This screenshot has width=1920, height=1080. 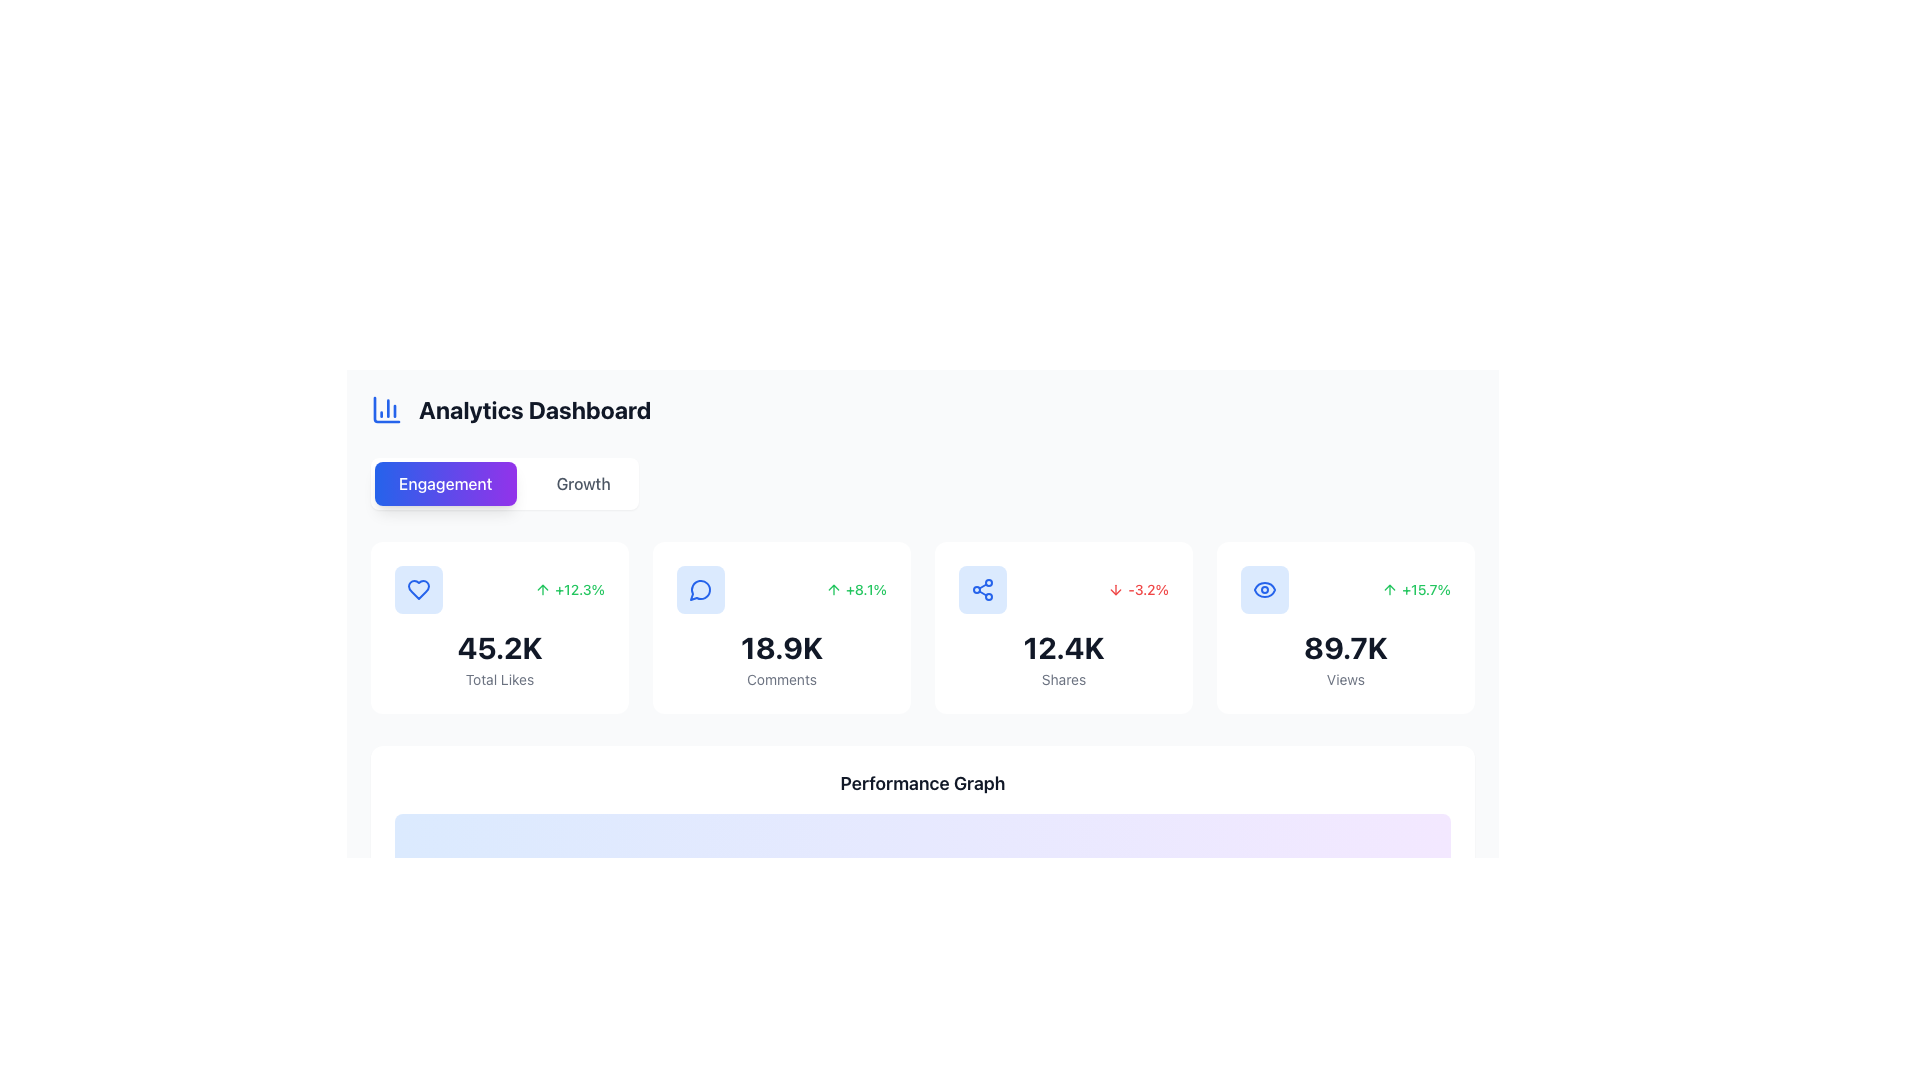 What do you see at coordinates (387, 408) in the screenshot?
I see `the leftmost vertical bar of the chart icon within the Analytics Dashboard, which is styled in blue and part of a graphical element representing a data visualization tool` at bounding box center [387, 408].